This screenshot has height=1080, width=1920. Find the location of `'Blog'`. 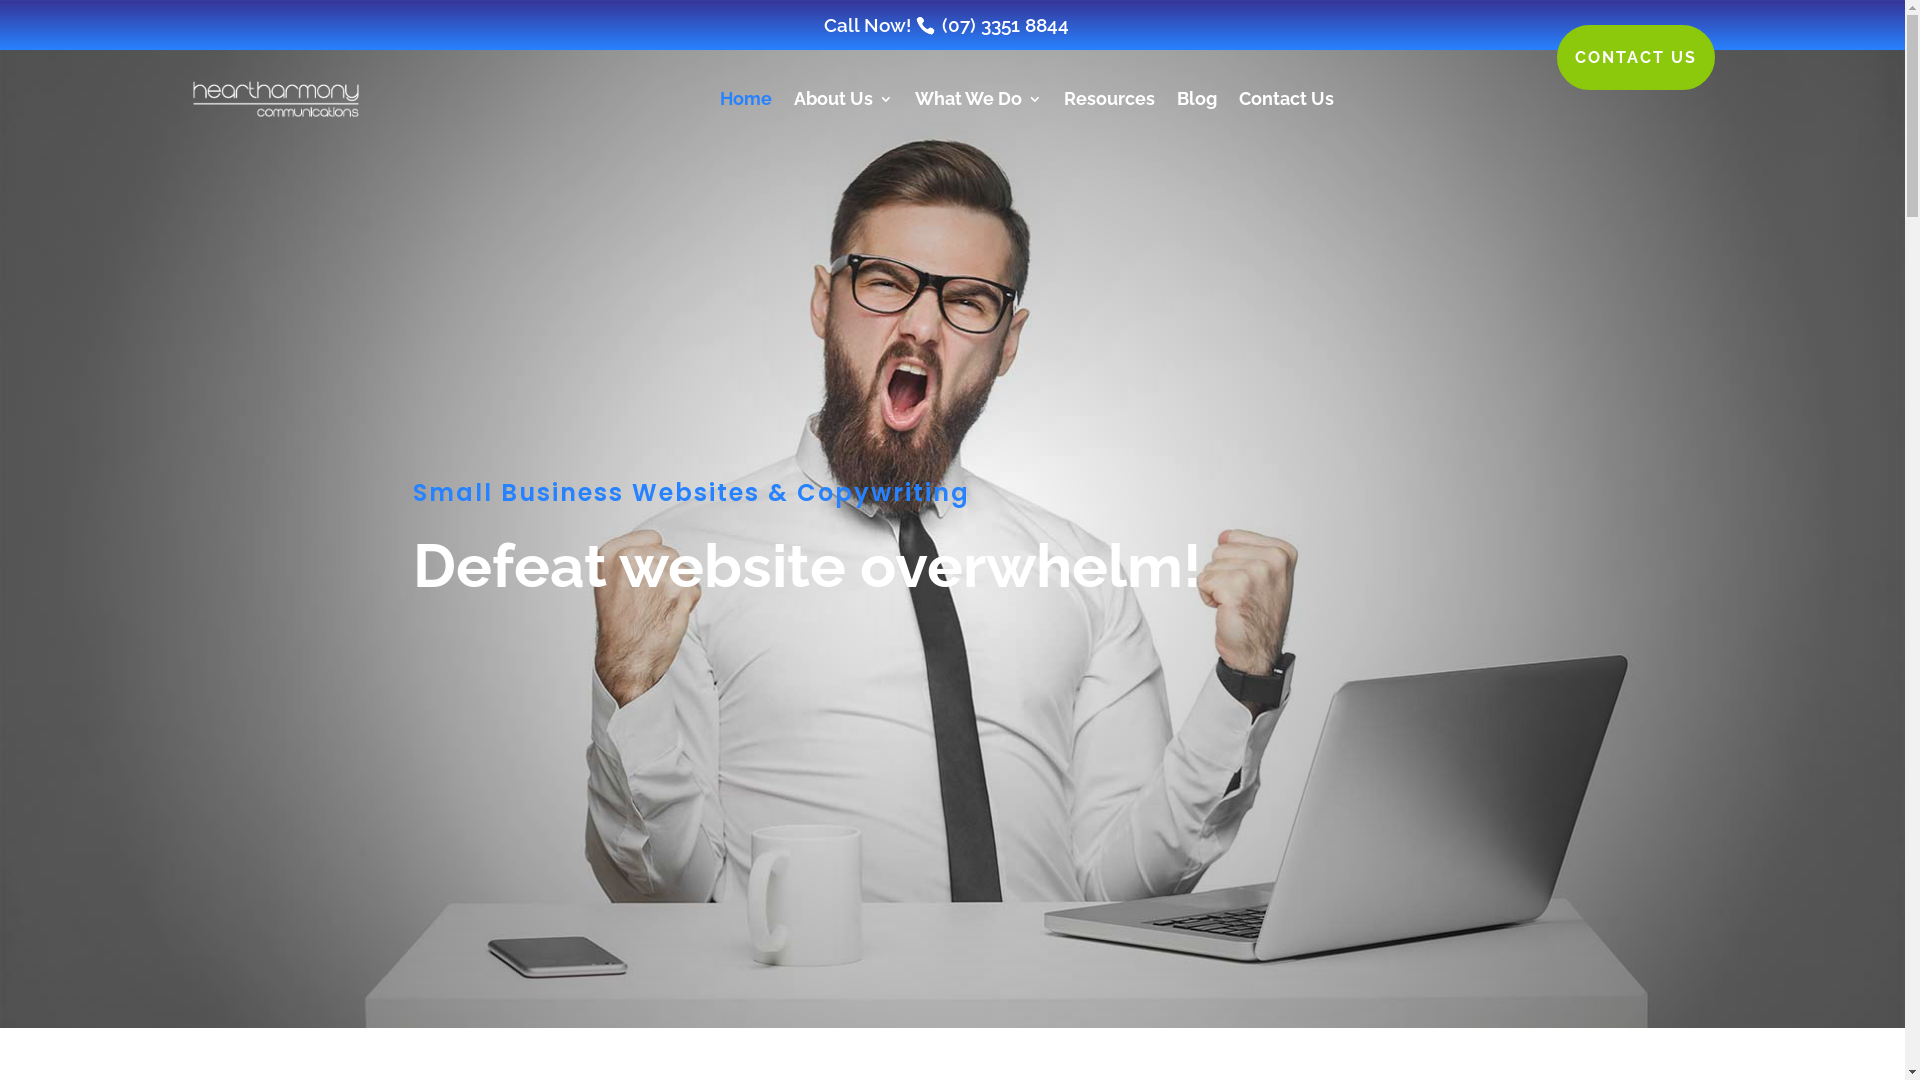

'Blog' is located at coordinates (1195, 99).